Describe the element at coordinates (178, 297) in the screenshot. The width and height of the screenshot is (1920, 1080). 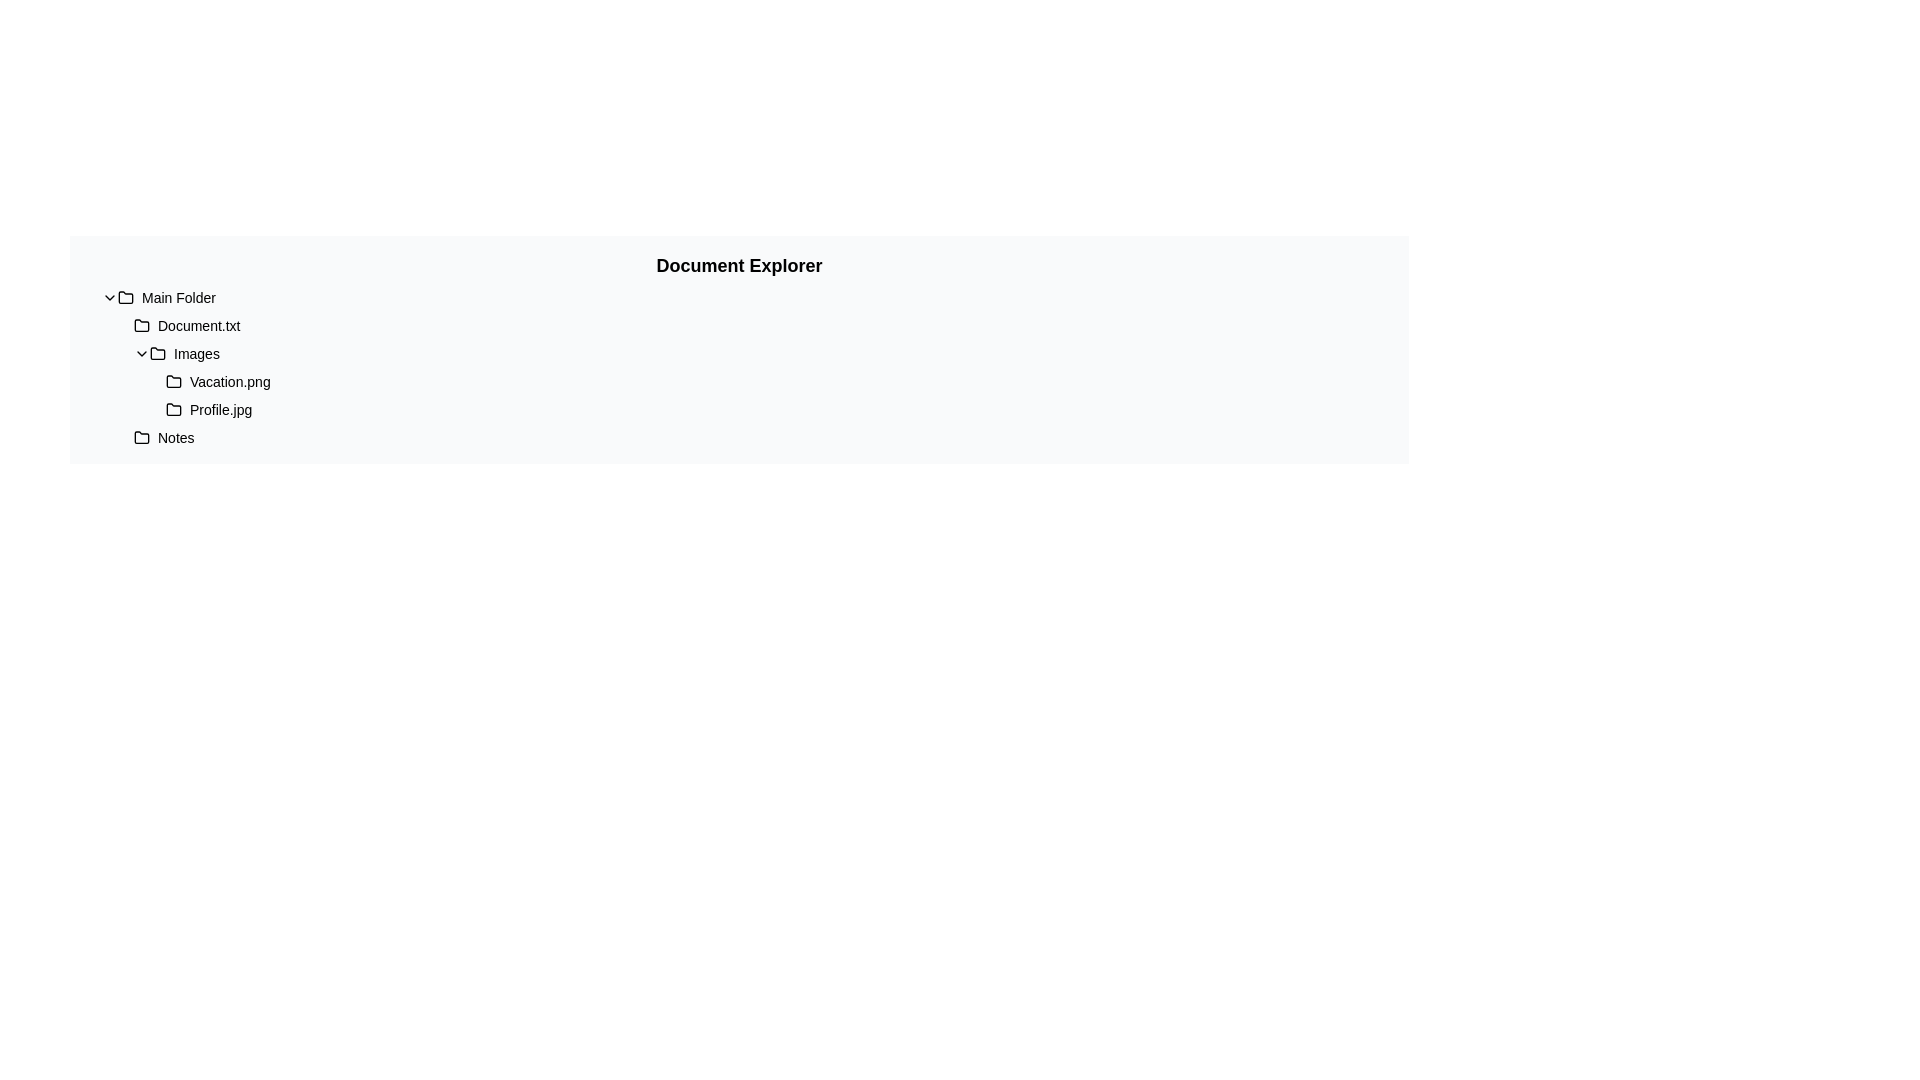
I see `the text label representing the name of a folder in the left panel of the document explorer interface` at that location.